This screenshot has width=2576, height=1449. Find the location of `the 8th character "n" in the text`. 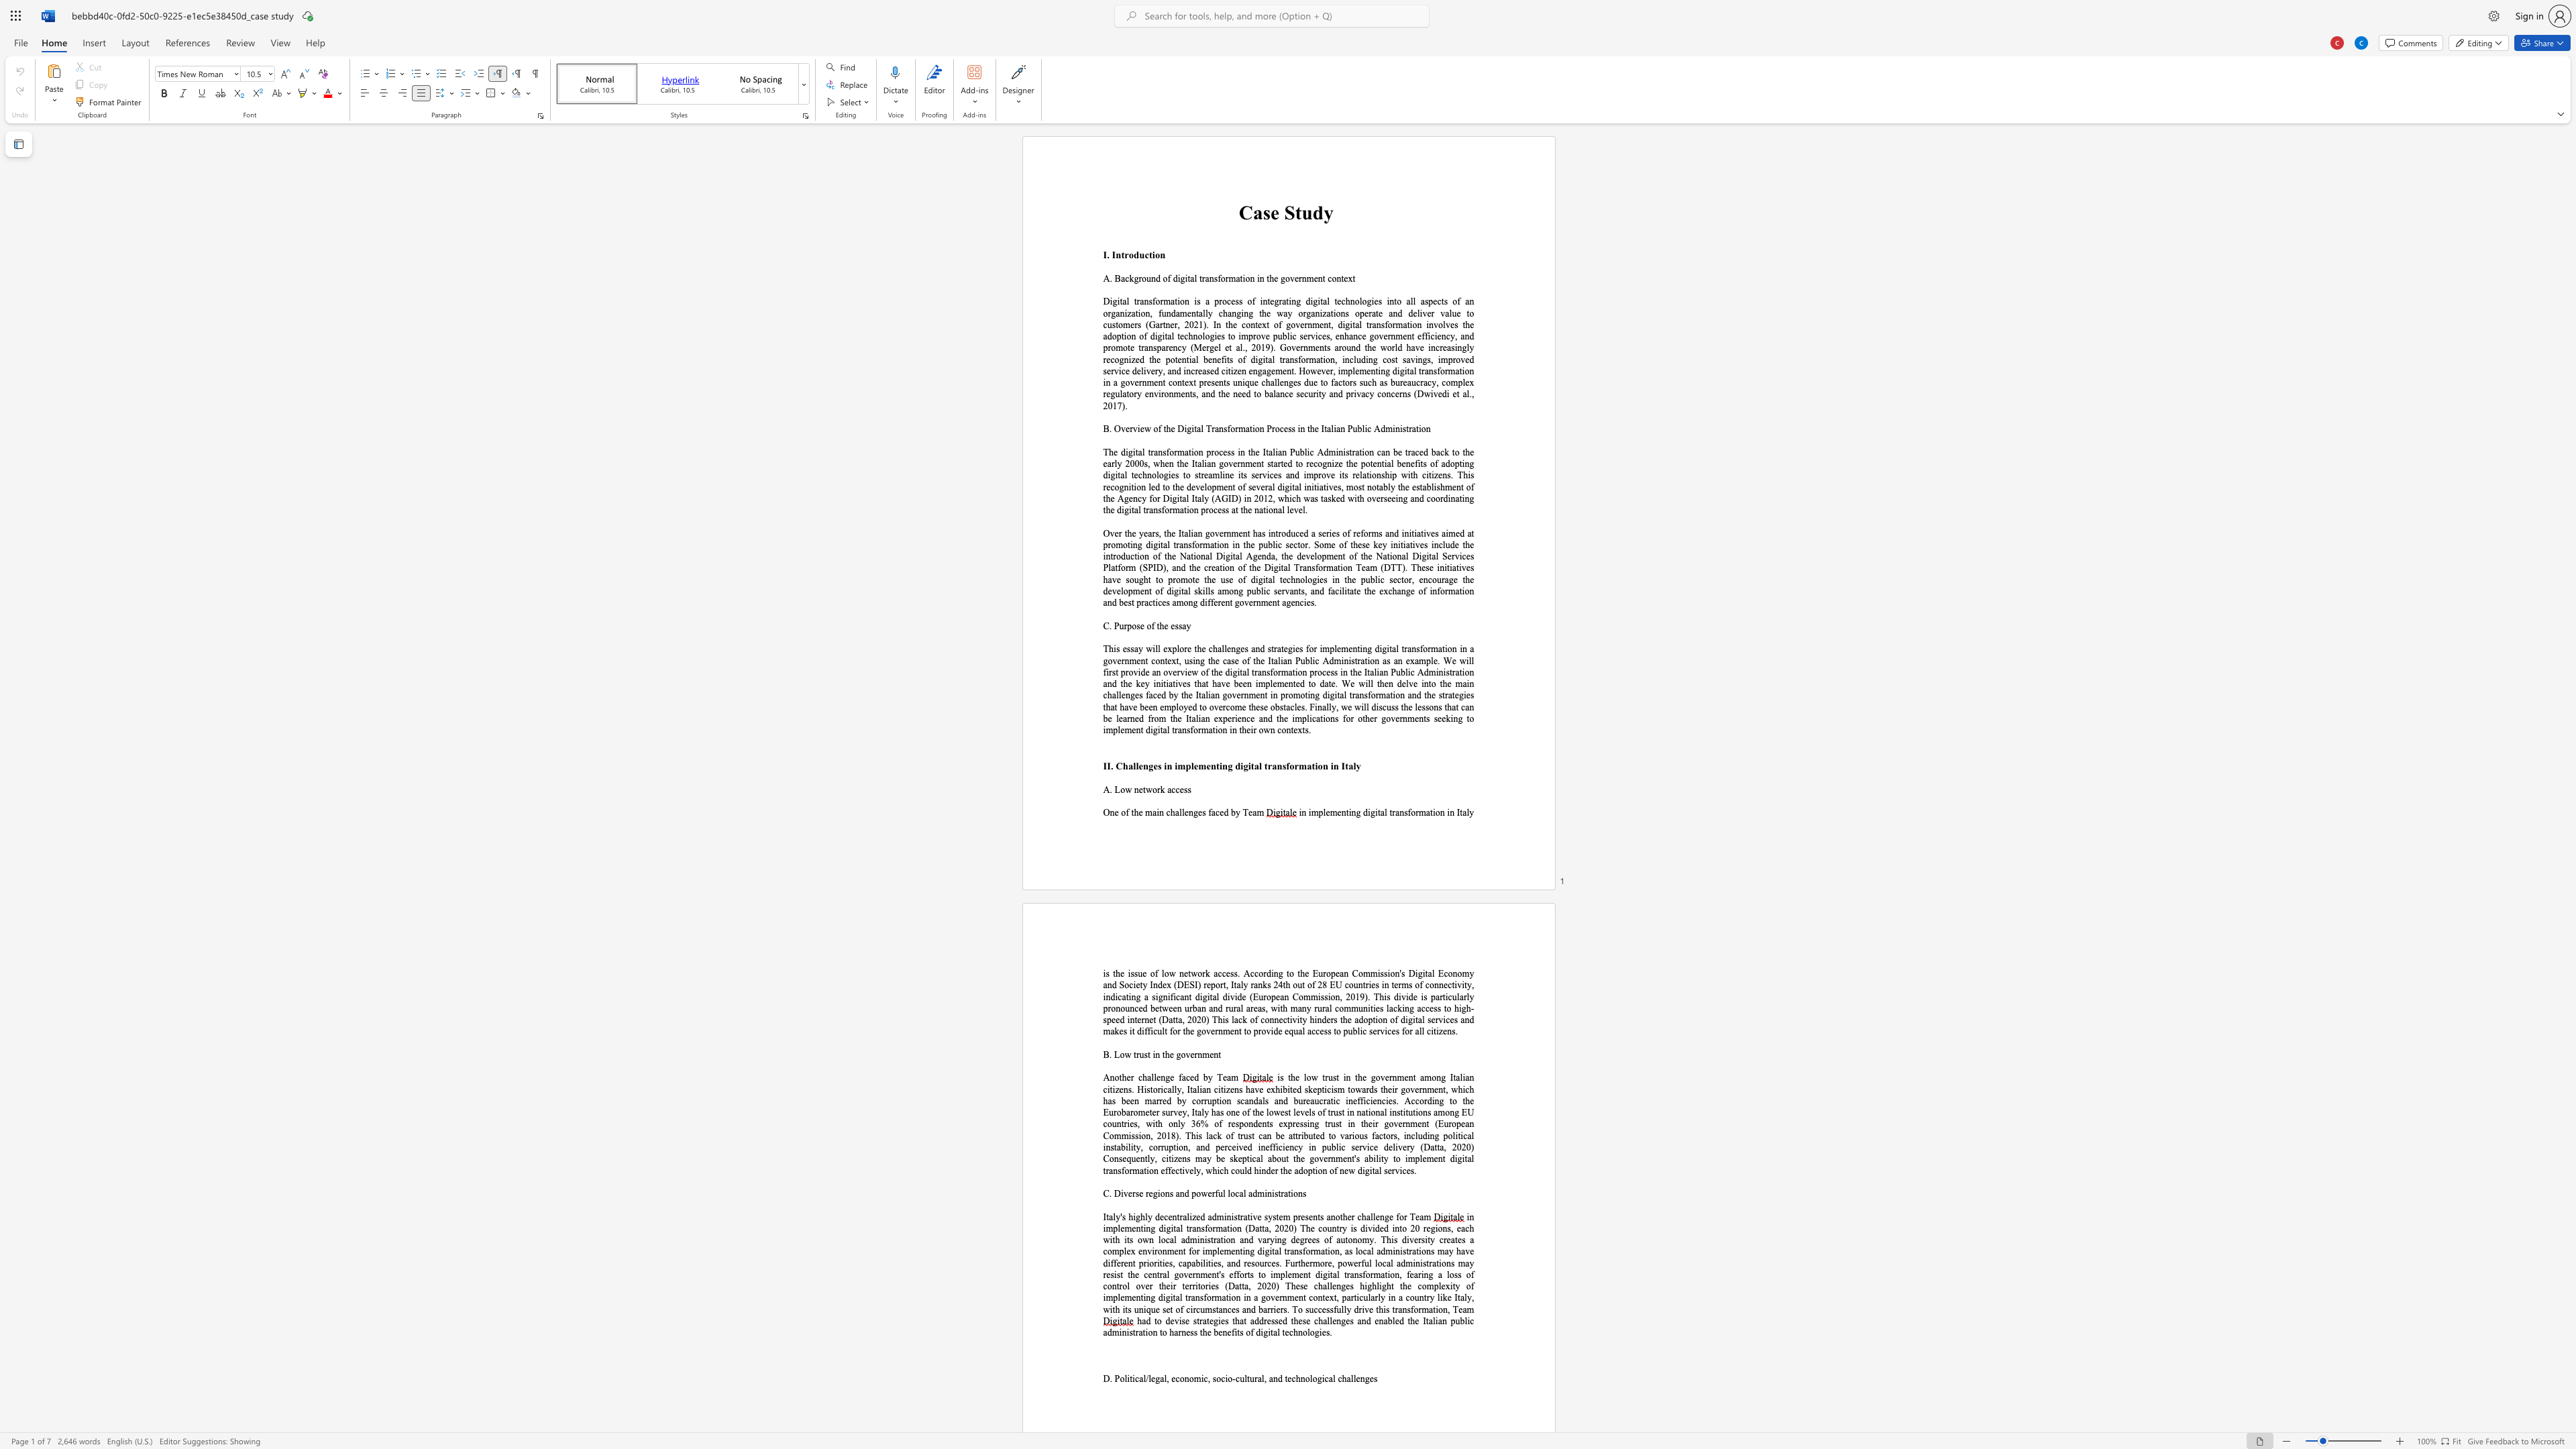

the 8th character "n" in the text is located at coordinates (1273, 602).